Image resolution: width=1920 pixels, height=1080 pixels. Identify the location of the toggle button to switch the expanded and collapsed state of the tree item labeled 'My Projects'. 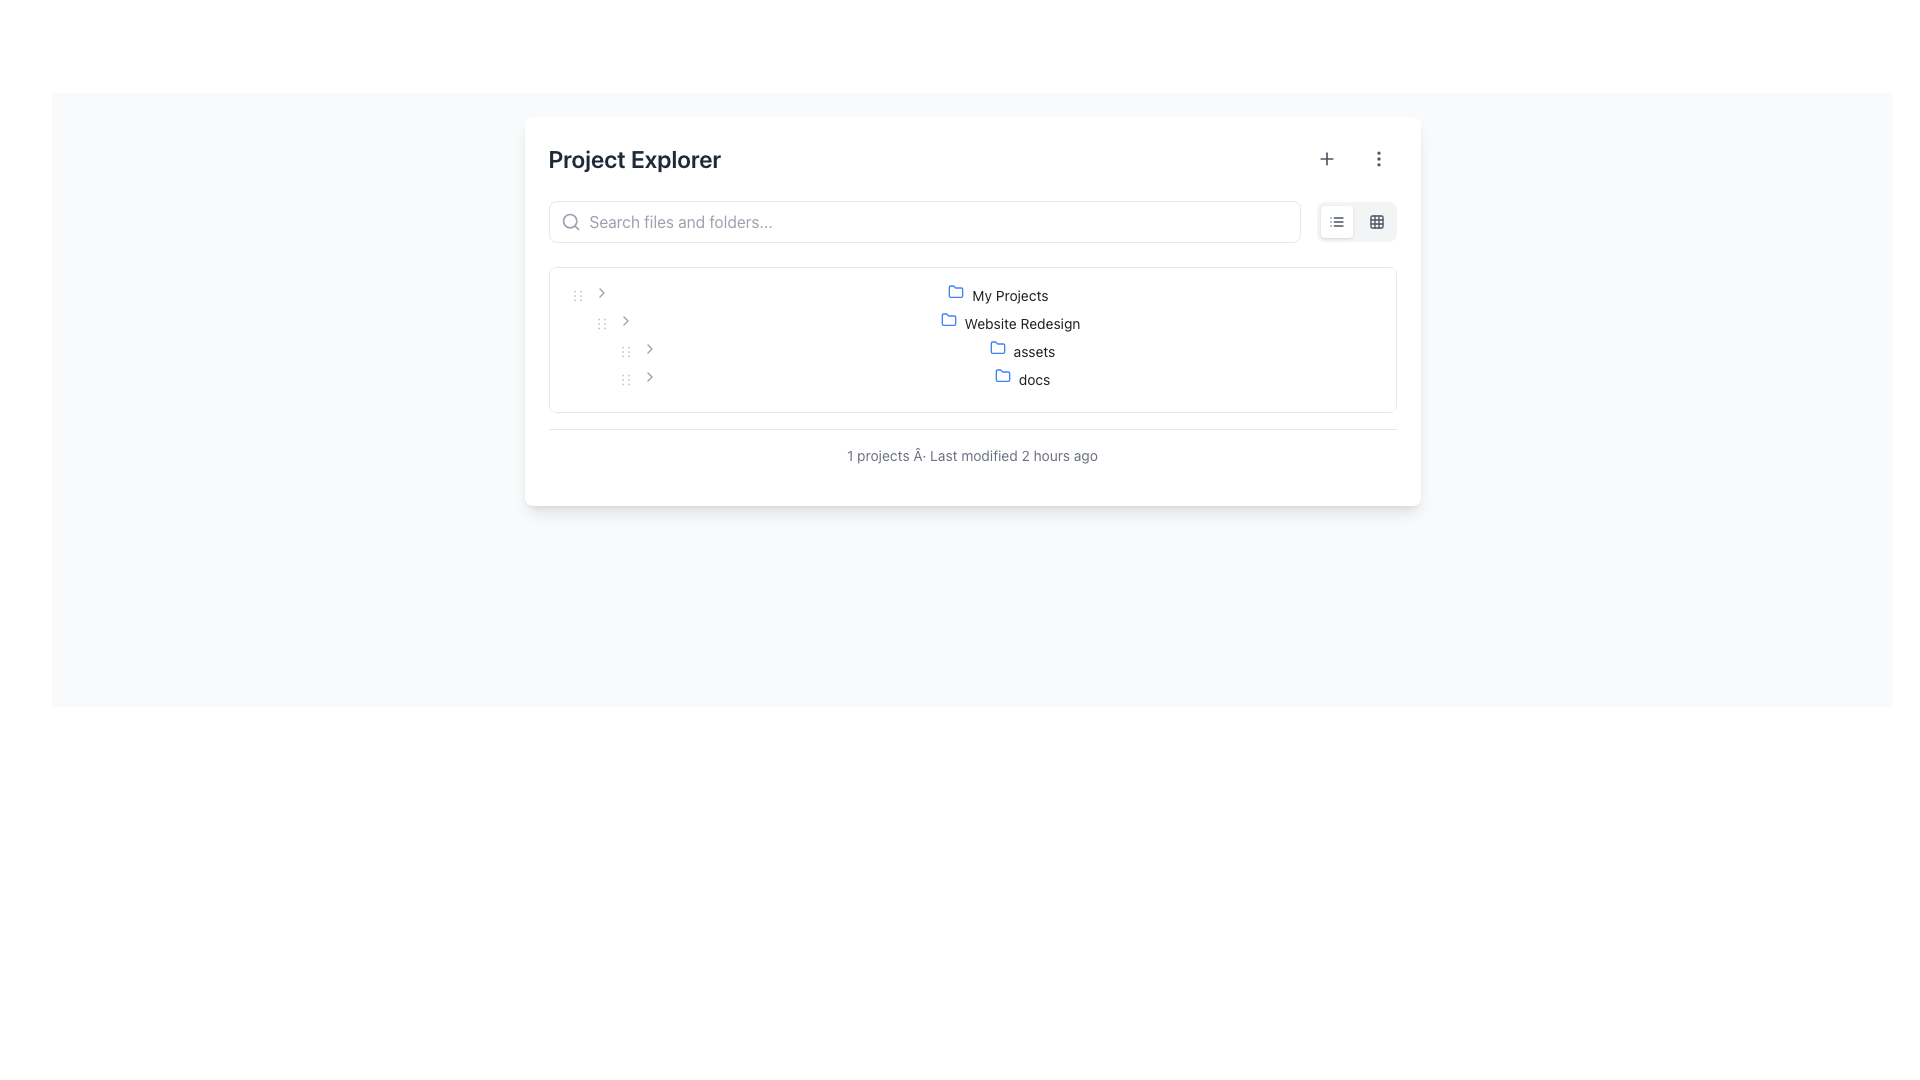
(600, 296).